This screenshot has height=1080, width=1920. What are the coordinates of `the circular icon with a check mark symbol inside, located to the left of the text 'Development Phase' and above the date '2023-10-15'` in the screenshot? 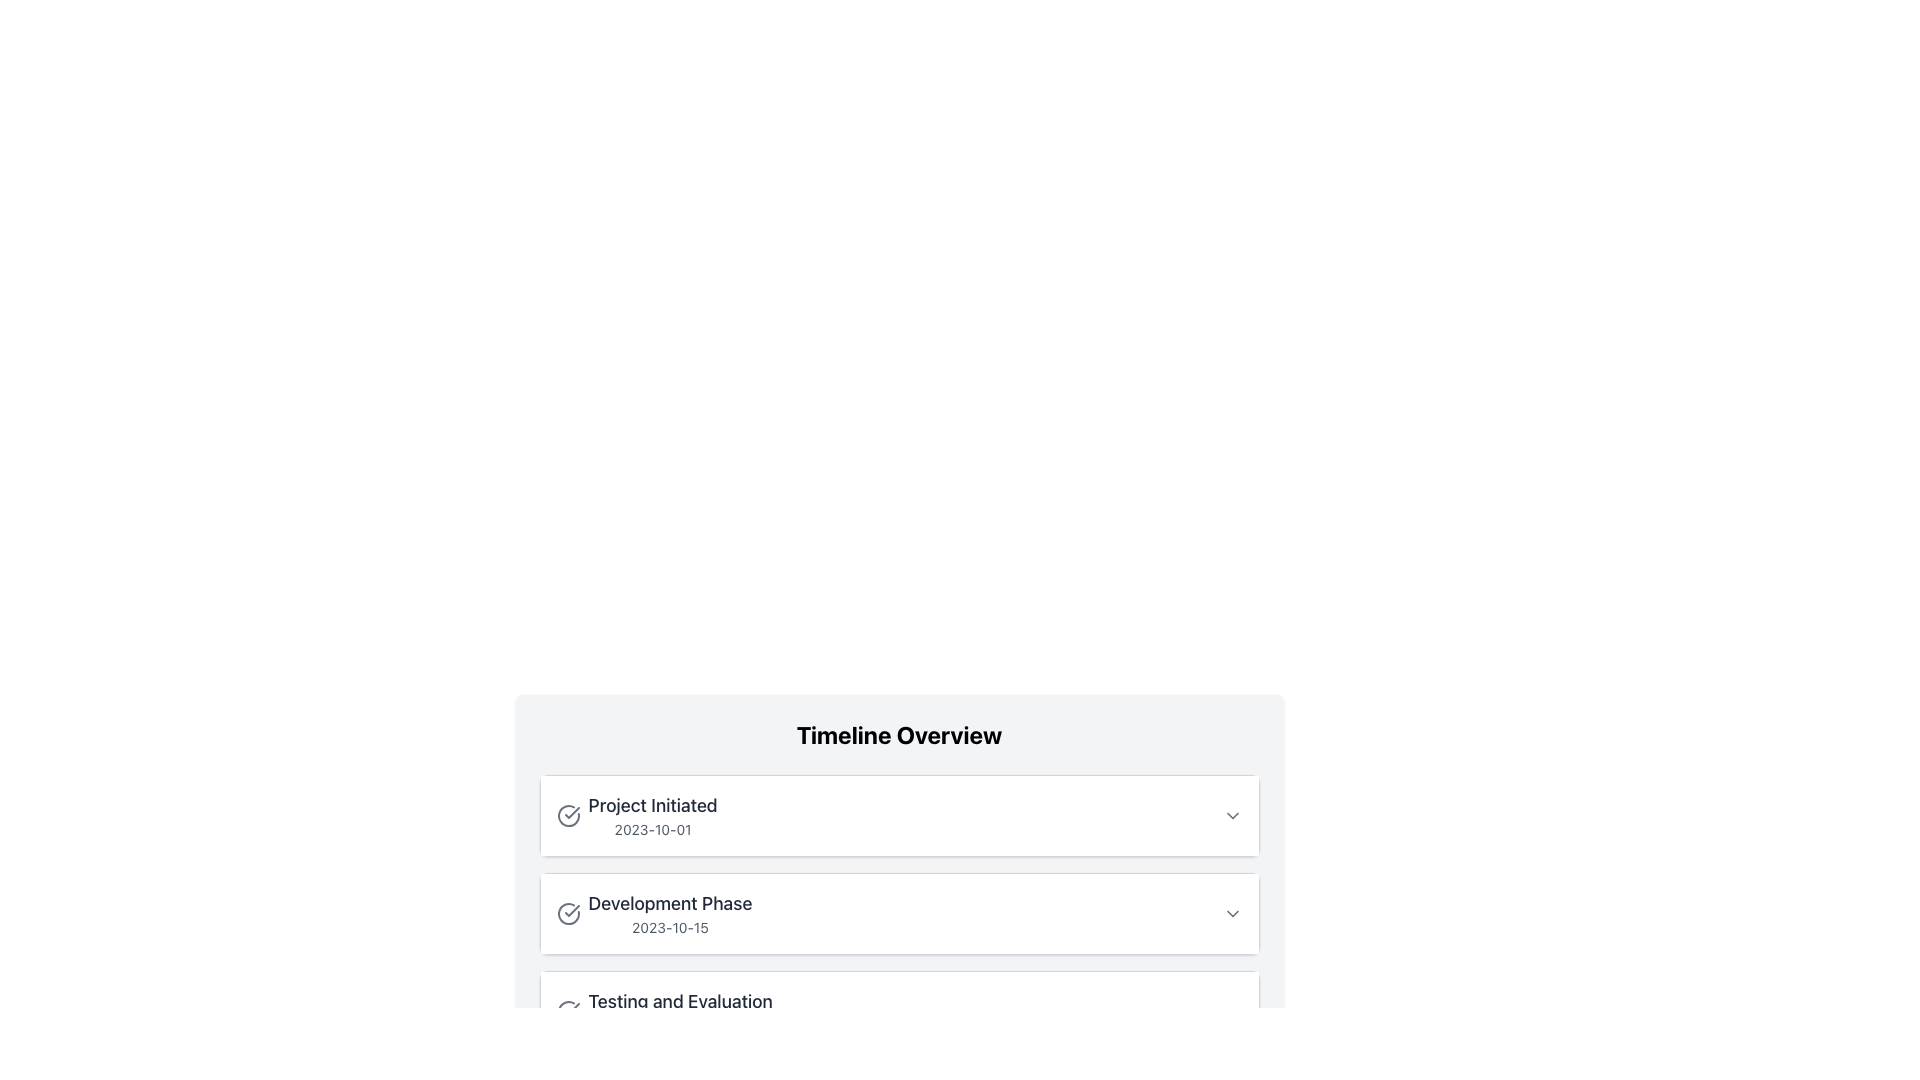 It's located at (567, 914).